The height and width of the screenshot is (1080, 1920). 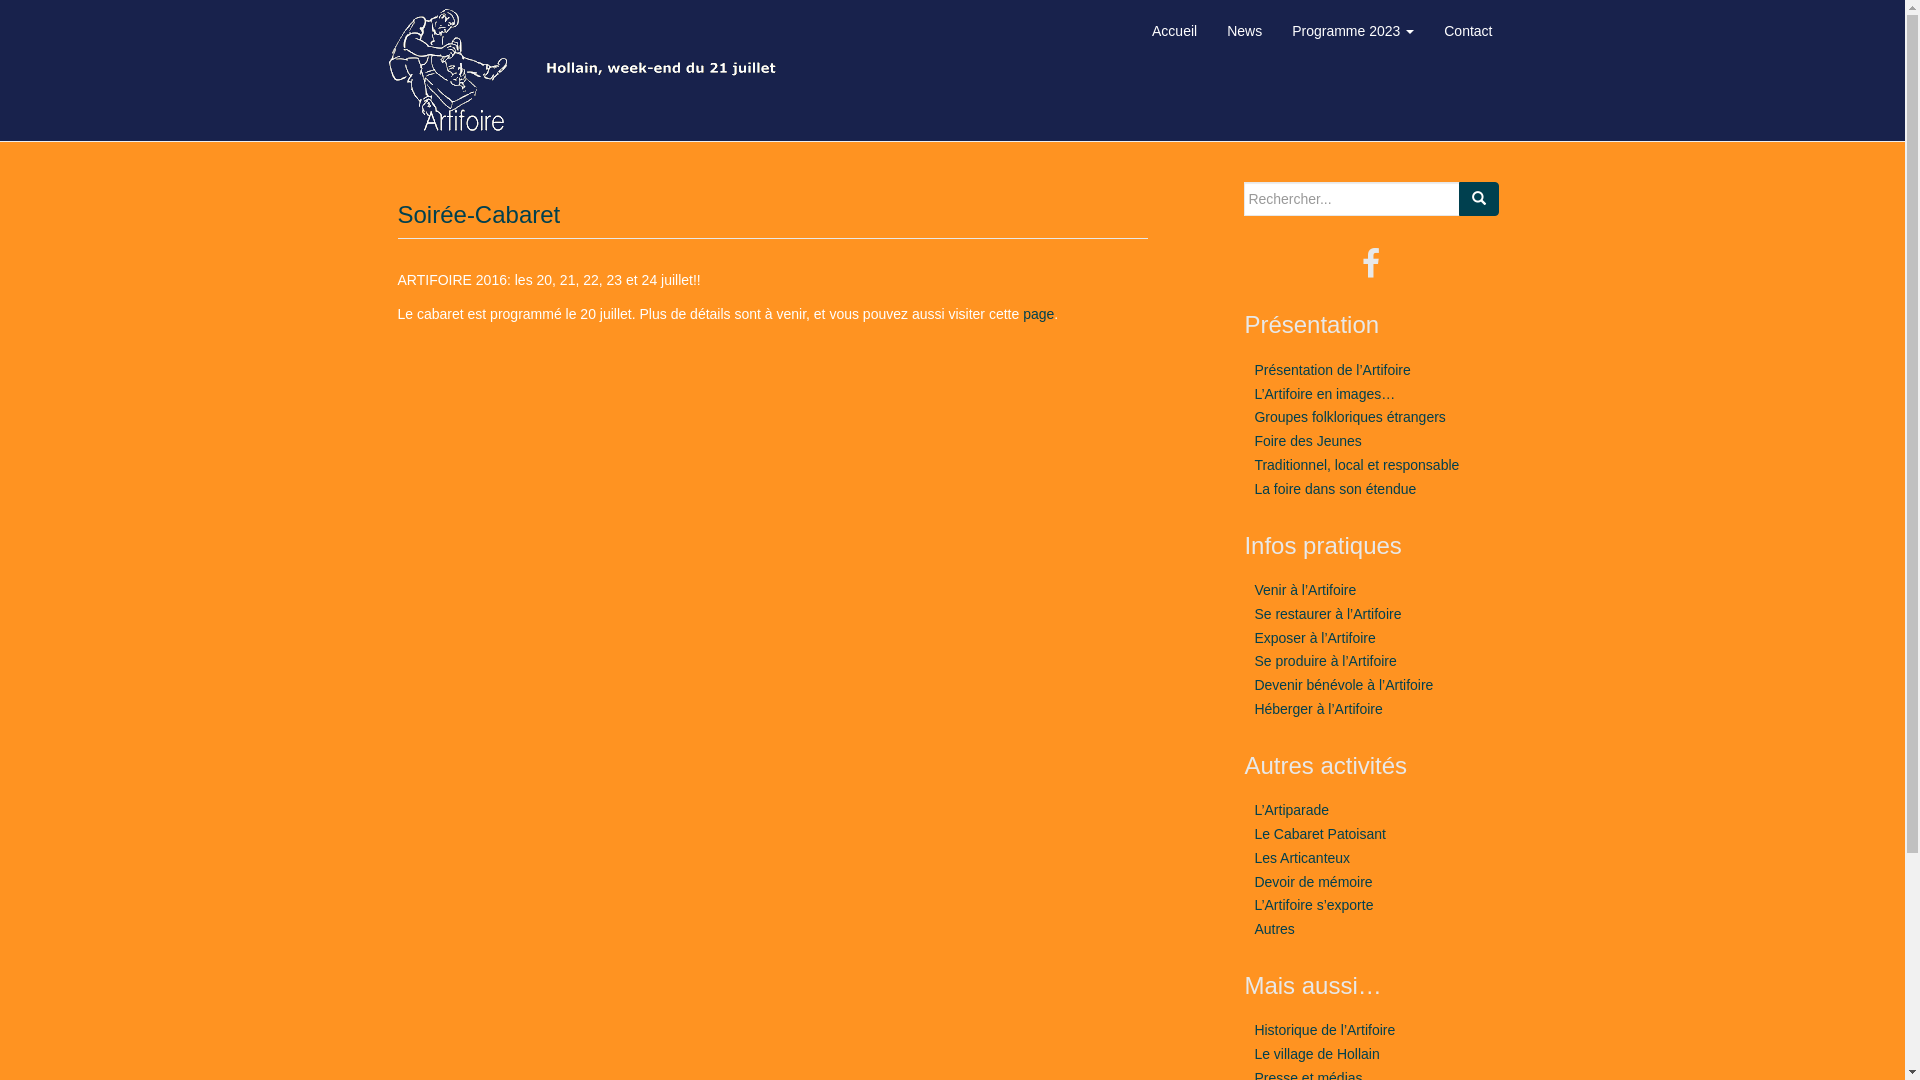 What do you see at coordinates (1478, 199) in the screenshot?
I see `'Search'` at bounding box center [1478, 199].